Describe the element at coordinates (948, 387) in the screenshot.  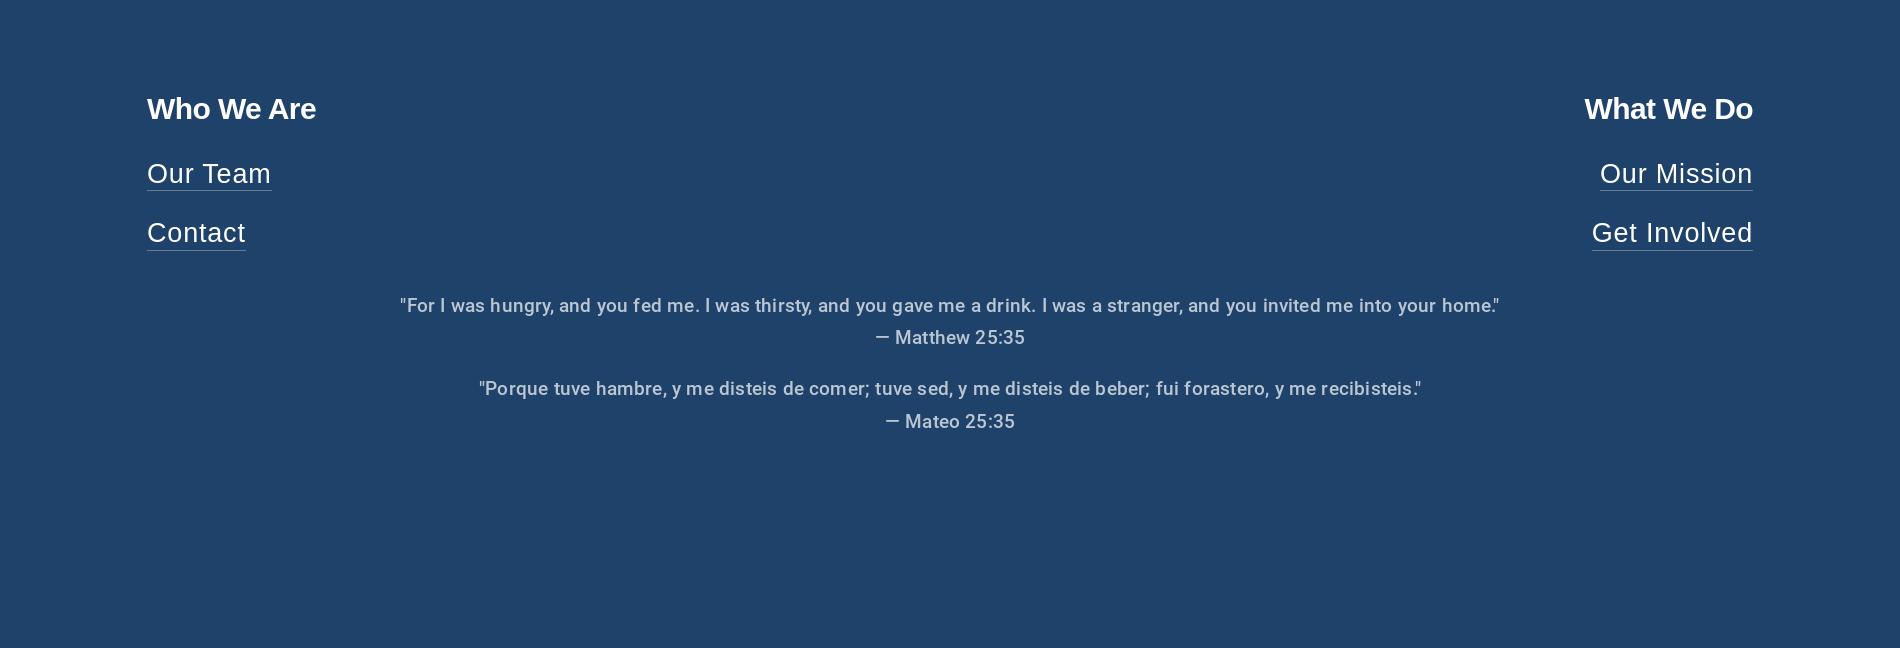
I see `'"Porque tuve hambre, y me disteis de comer; tuve sed, y me disteis de beber; fui forastero, y me recibisteis."'` at that location.